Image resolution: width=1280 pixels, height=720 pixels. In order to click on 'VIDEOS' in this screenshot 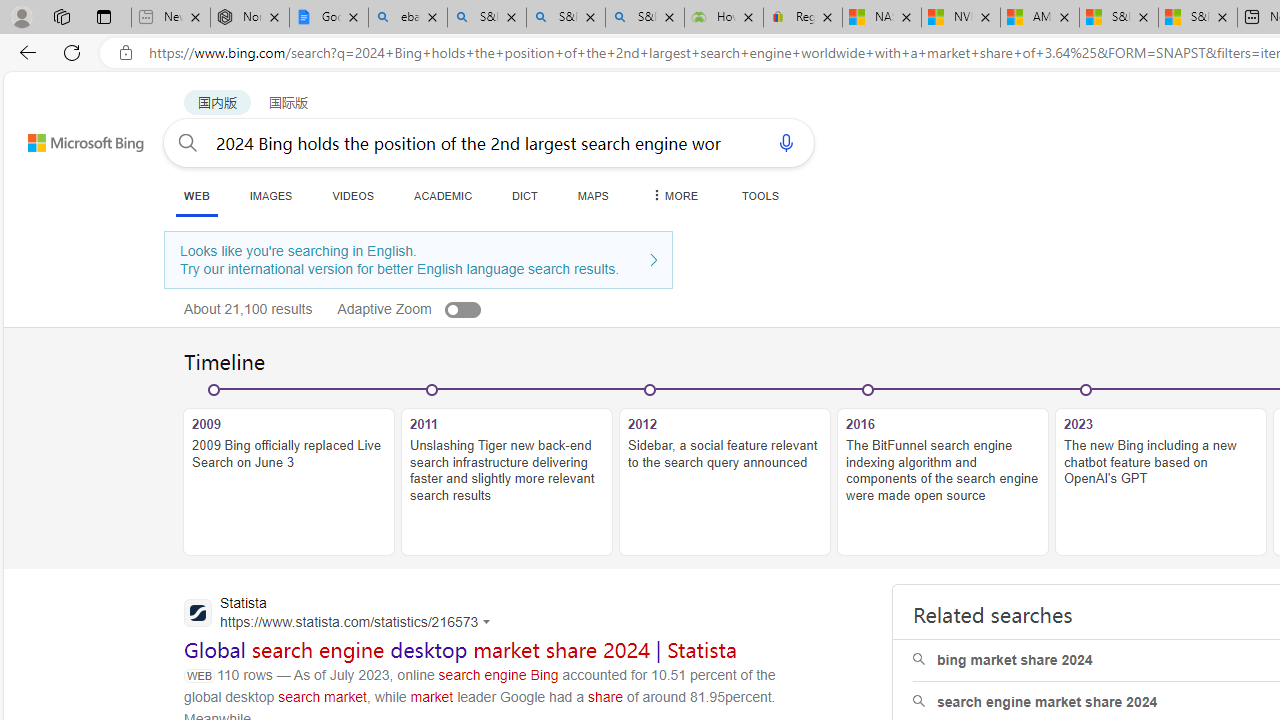, I will do `click(353, 195)`.